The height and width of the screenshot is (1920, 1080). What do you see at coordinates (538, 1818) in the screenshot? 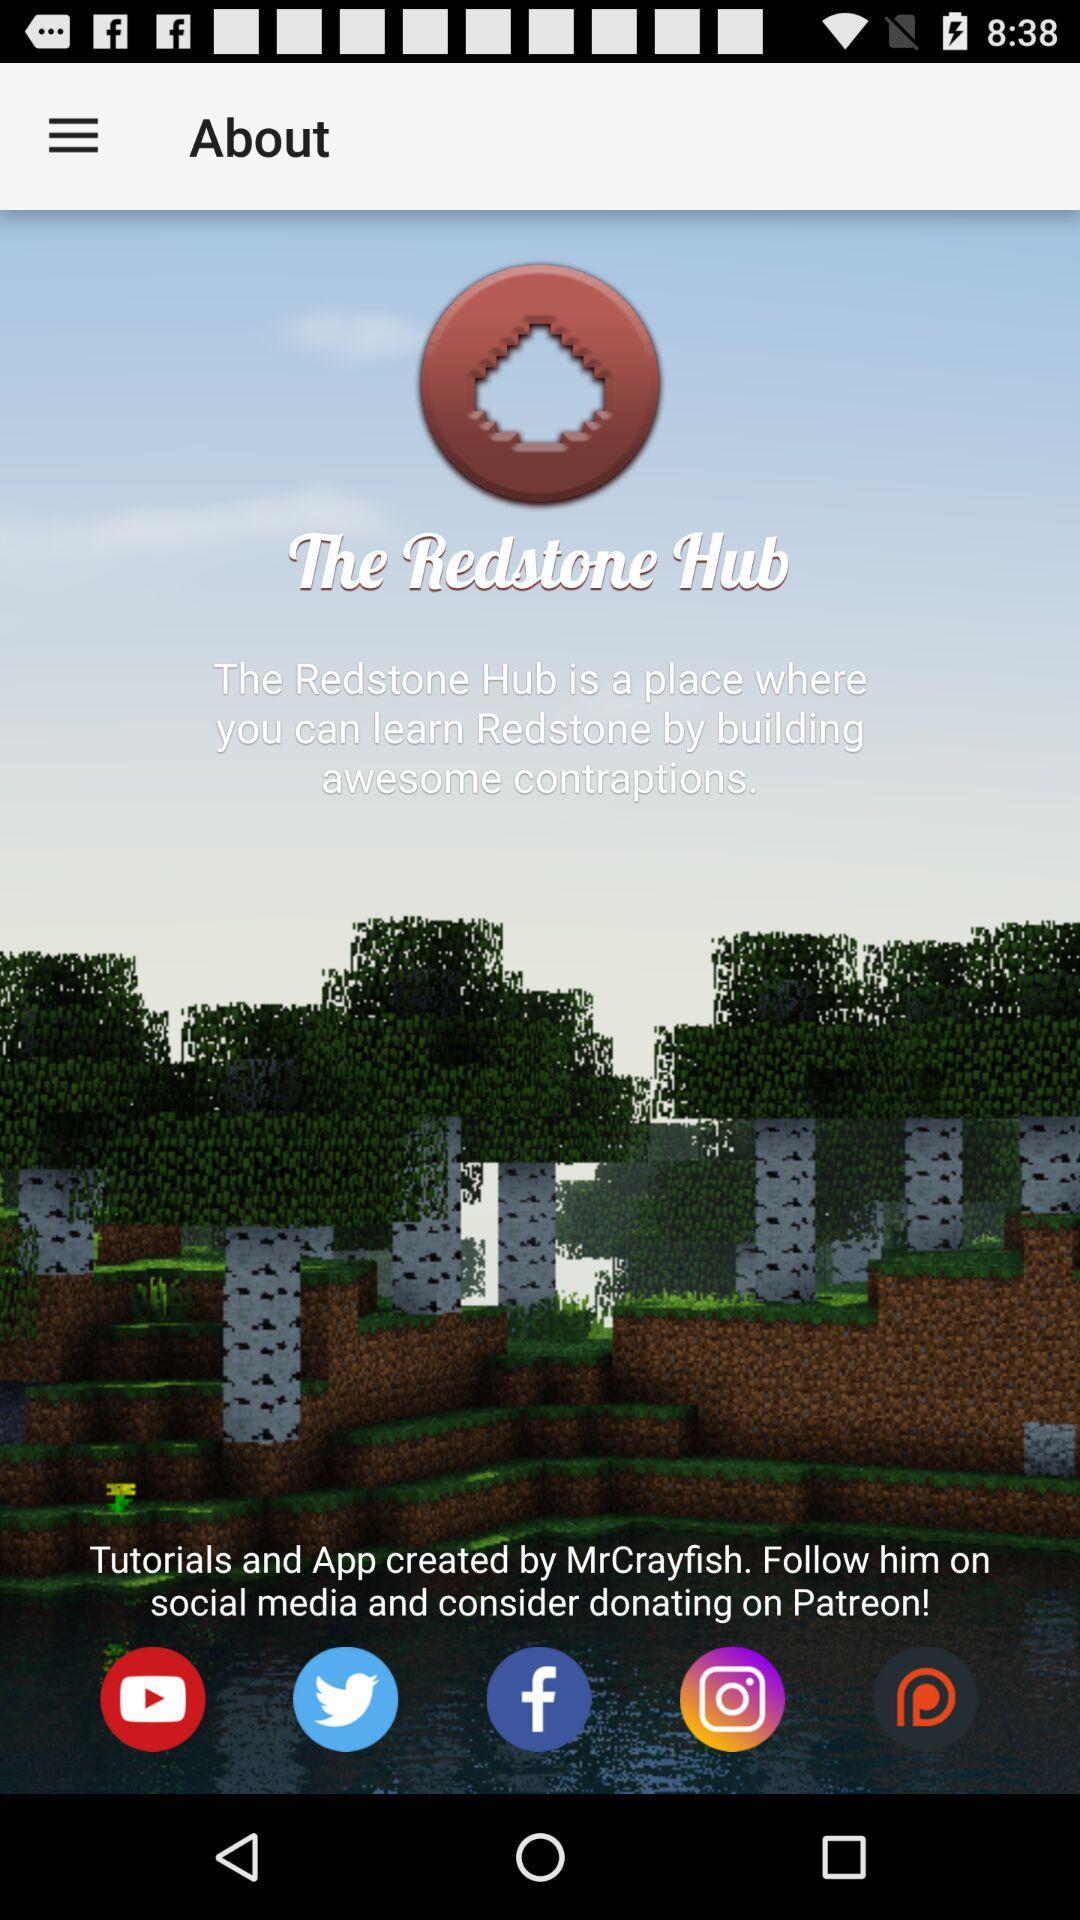
I see `the facebook icon` at bounding box center [538, 1818].